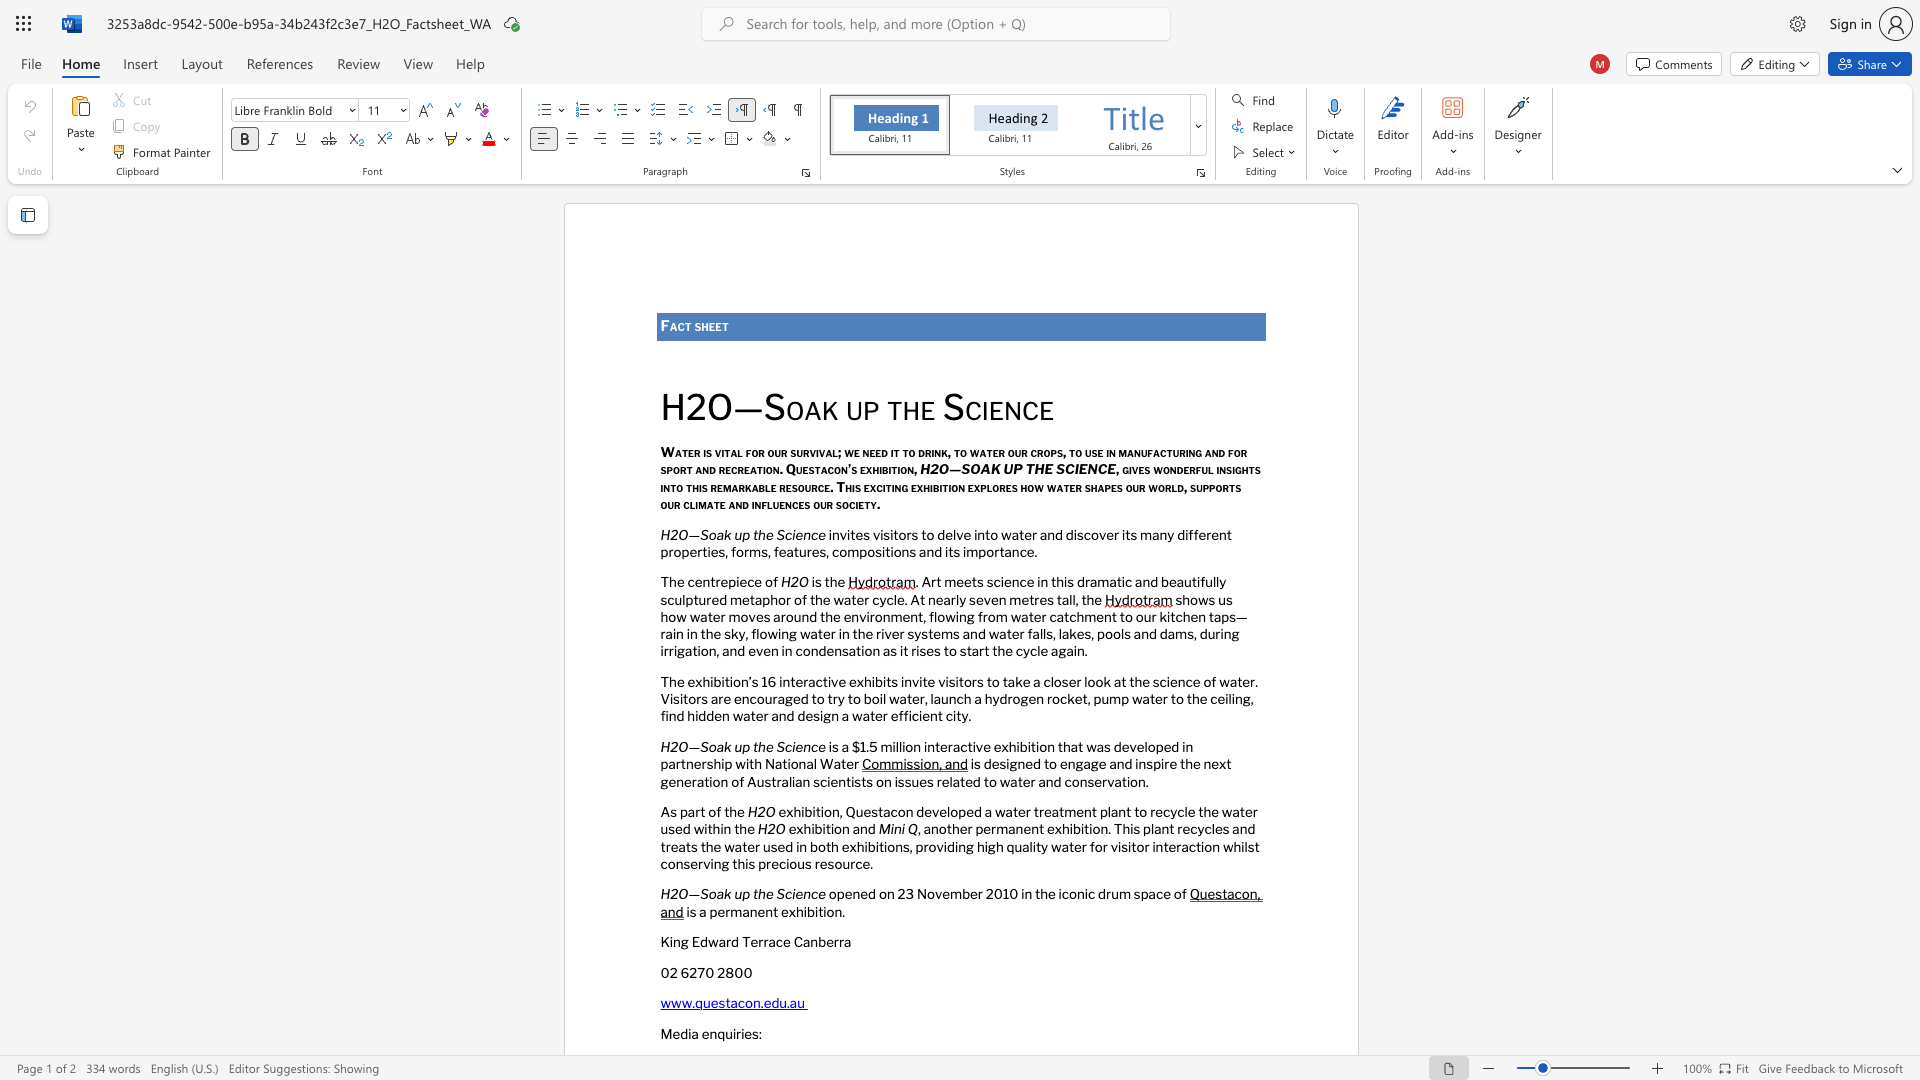 The width and height of the screenshot is (1920, 1080). What do you see at coordinates (1130, 533) in the screenshot?
I see `the space between the continuous character "t" and "s" in the text` at bounding box center [1130, 533].